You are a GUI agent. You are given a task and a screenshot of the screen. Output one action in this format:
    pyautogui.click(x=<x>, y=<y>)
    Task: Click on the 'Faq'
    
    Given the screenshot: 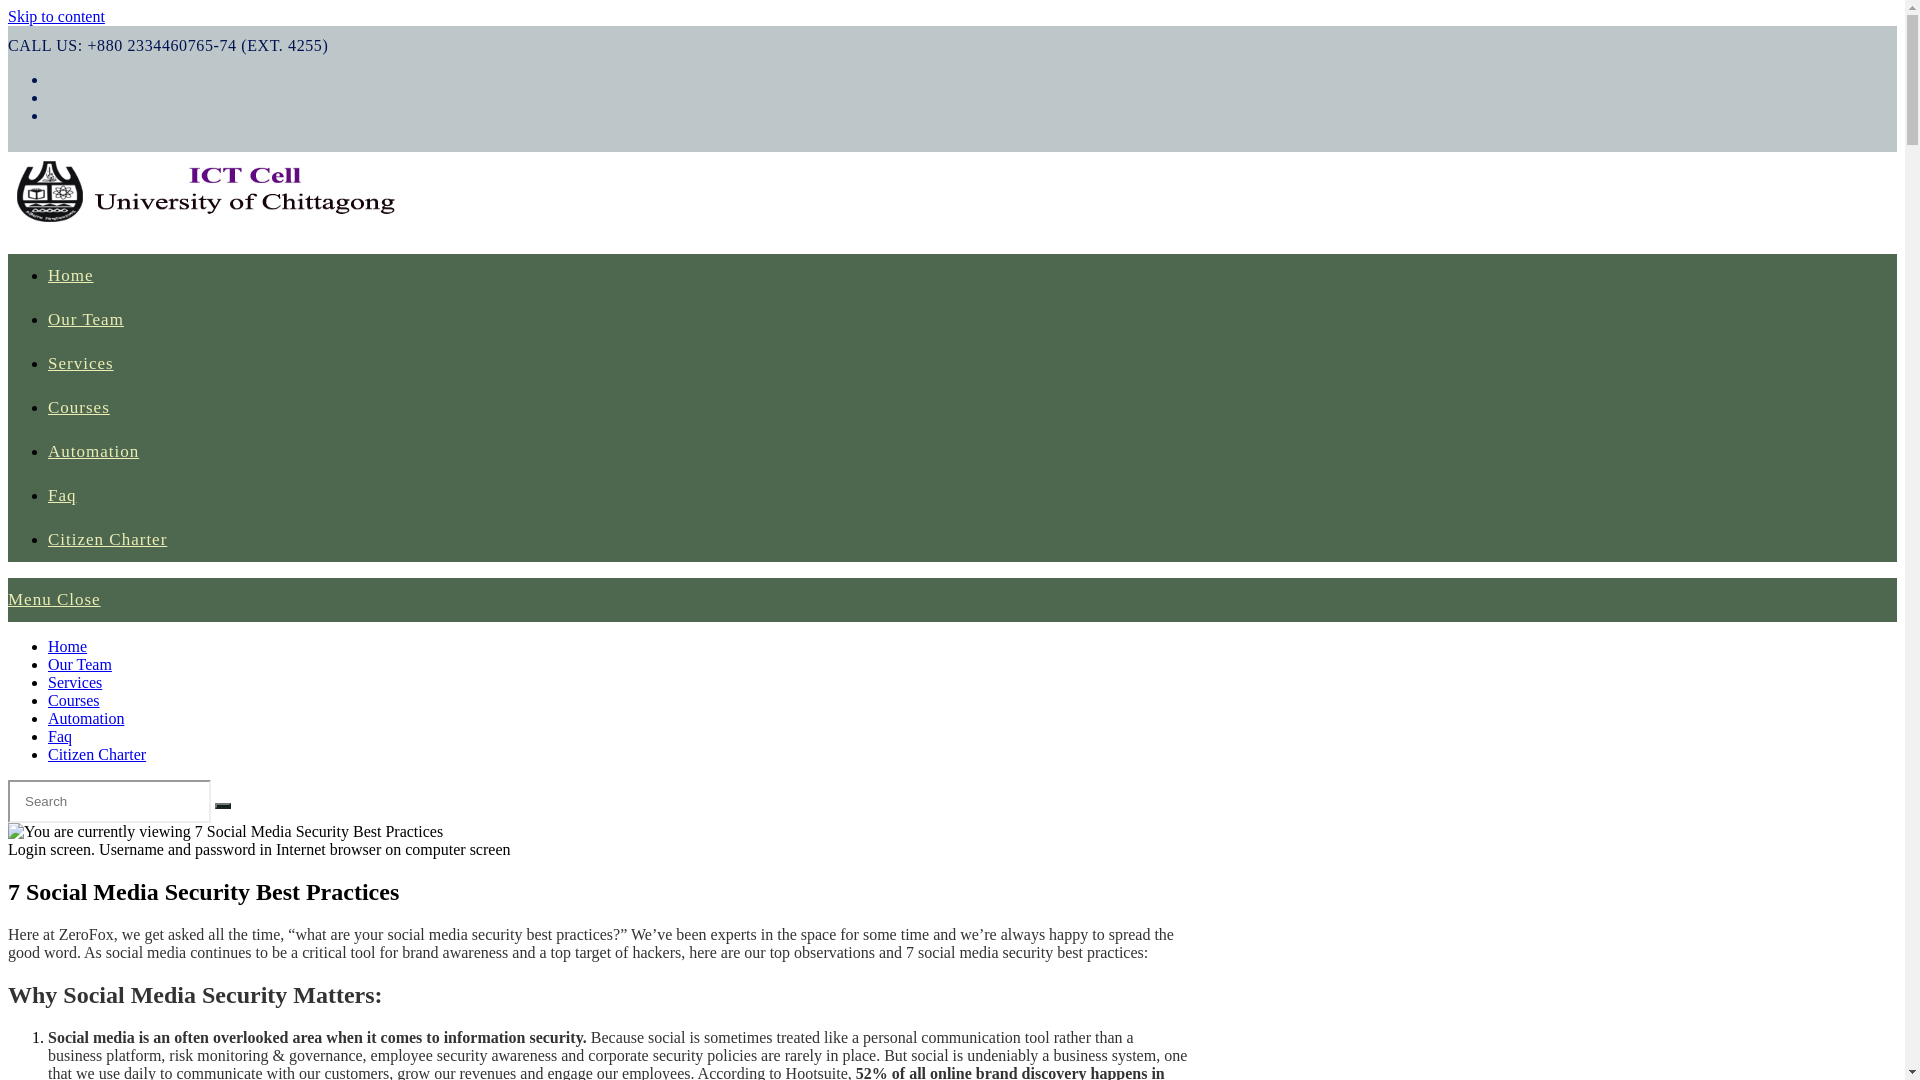 What is the action you would take?
    pyautogui.click(x=59, y=736)
    